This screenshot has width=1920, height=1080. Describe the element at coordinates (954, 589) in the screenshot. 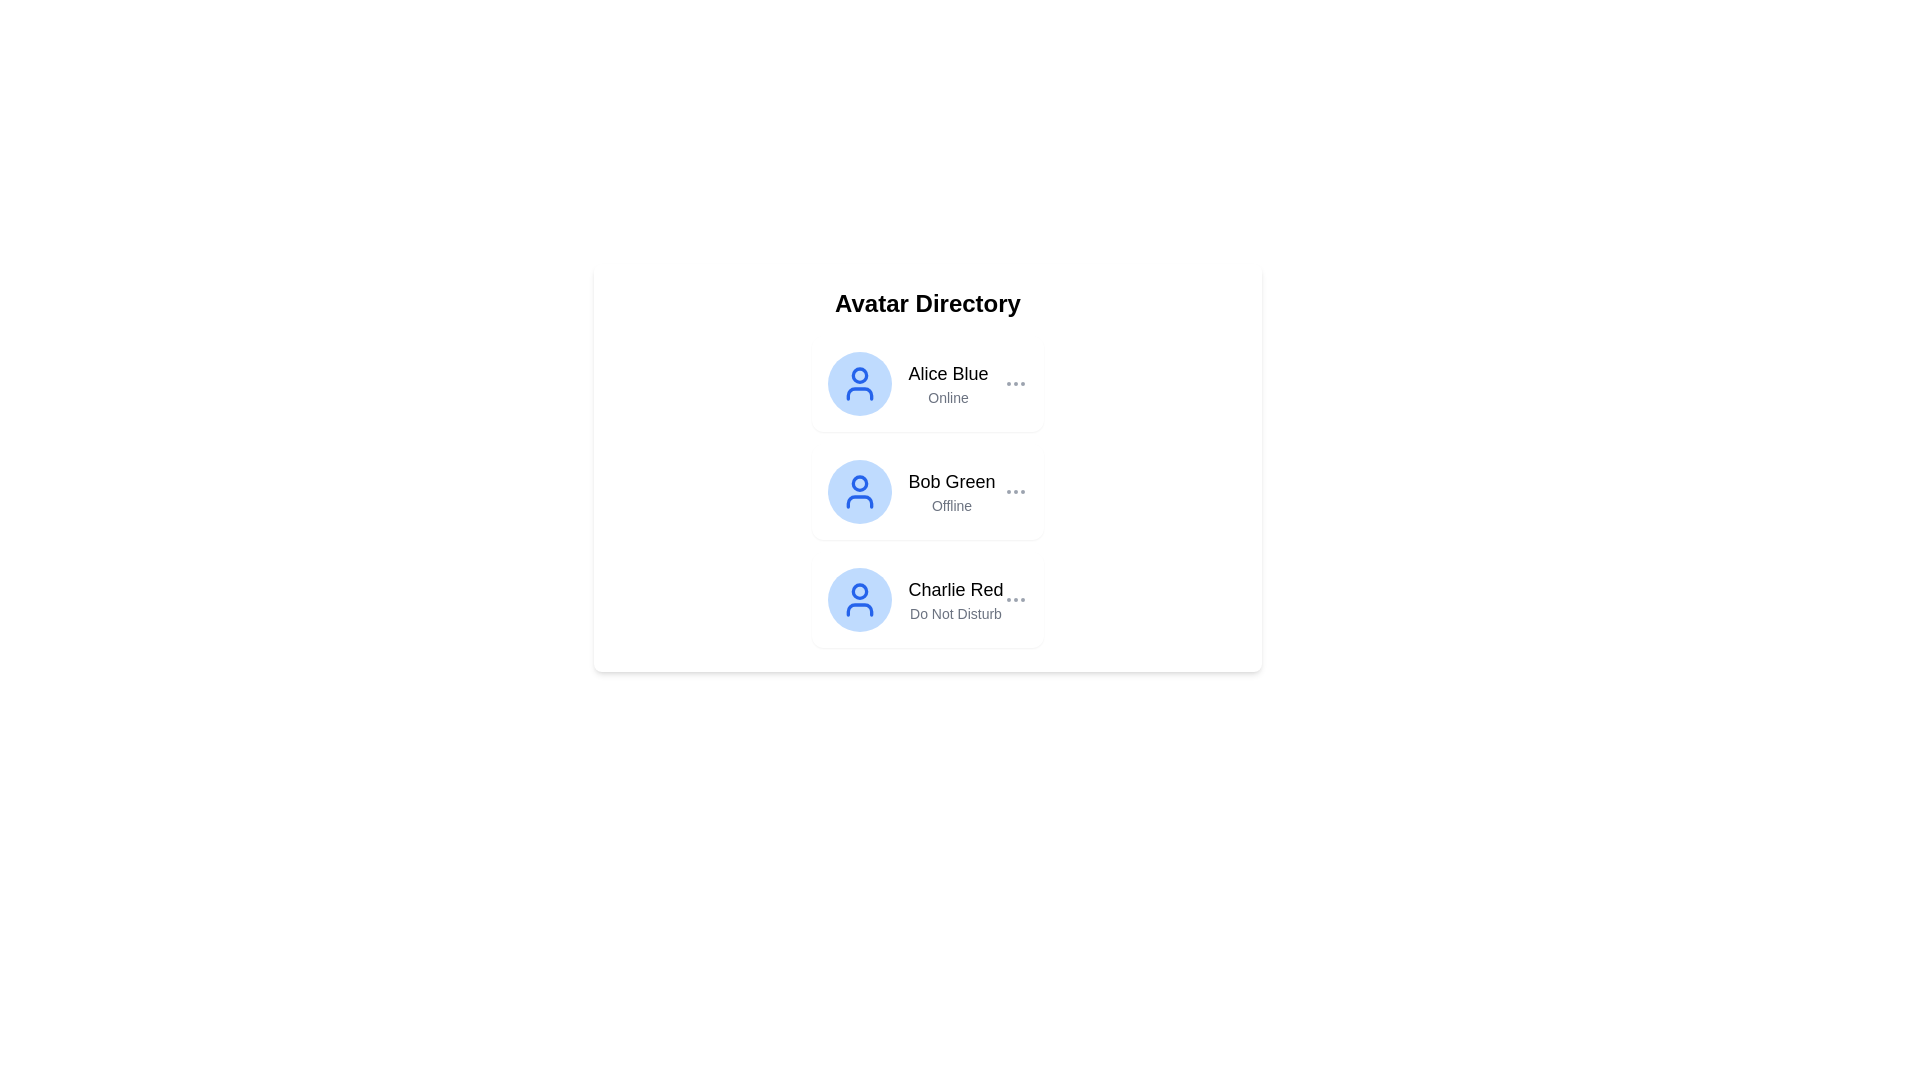

I see `the primary name text of the third user entry in a vertically stacked list, which is visually associated with the 'Do Not Disturb' text beneath it` at that location.